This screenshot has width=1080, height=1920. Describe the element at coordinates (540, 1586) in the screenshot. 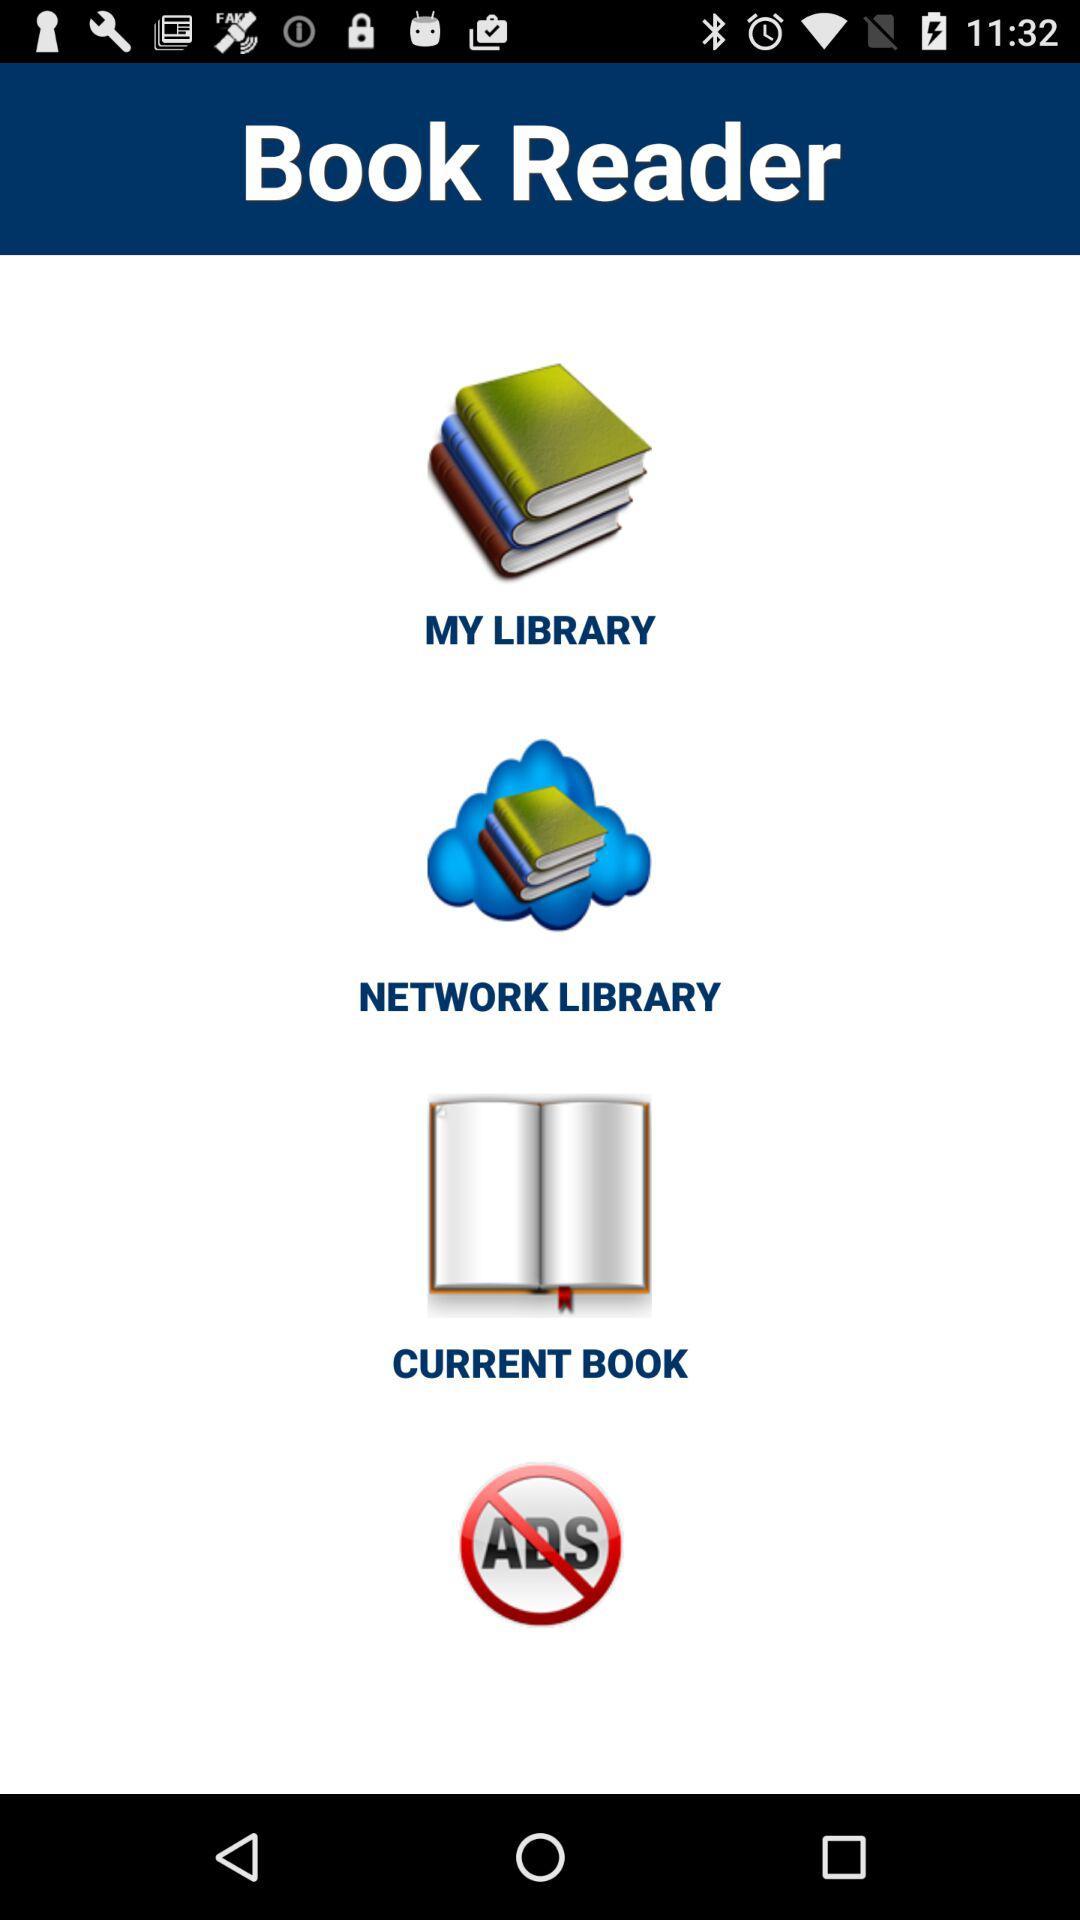

I see `item below the current book` at that location.